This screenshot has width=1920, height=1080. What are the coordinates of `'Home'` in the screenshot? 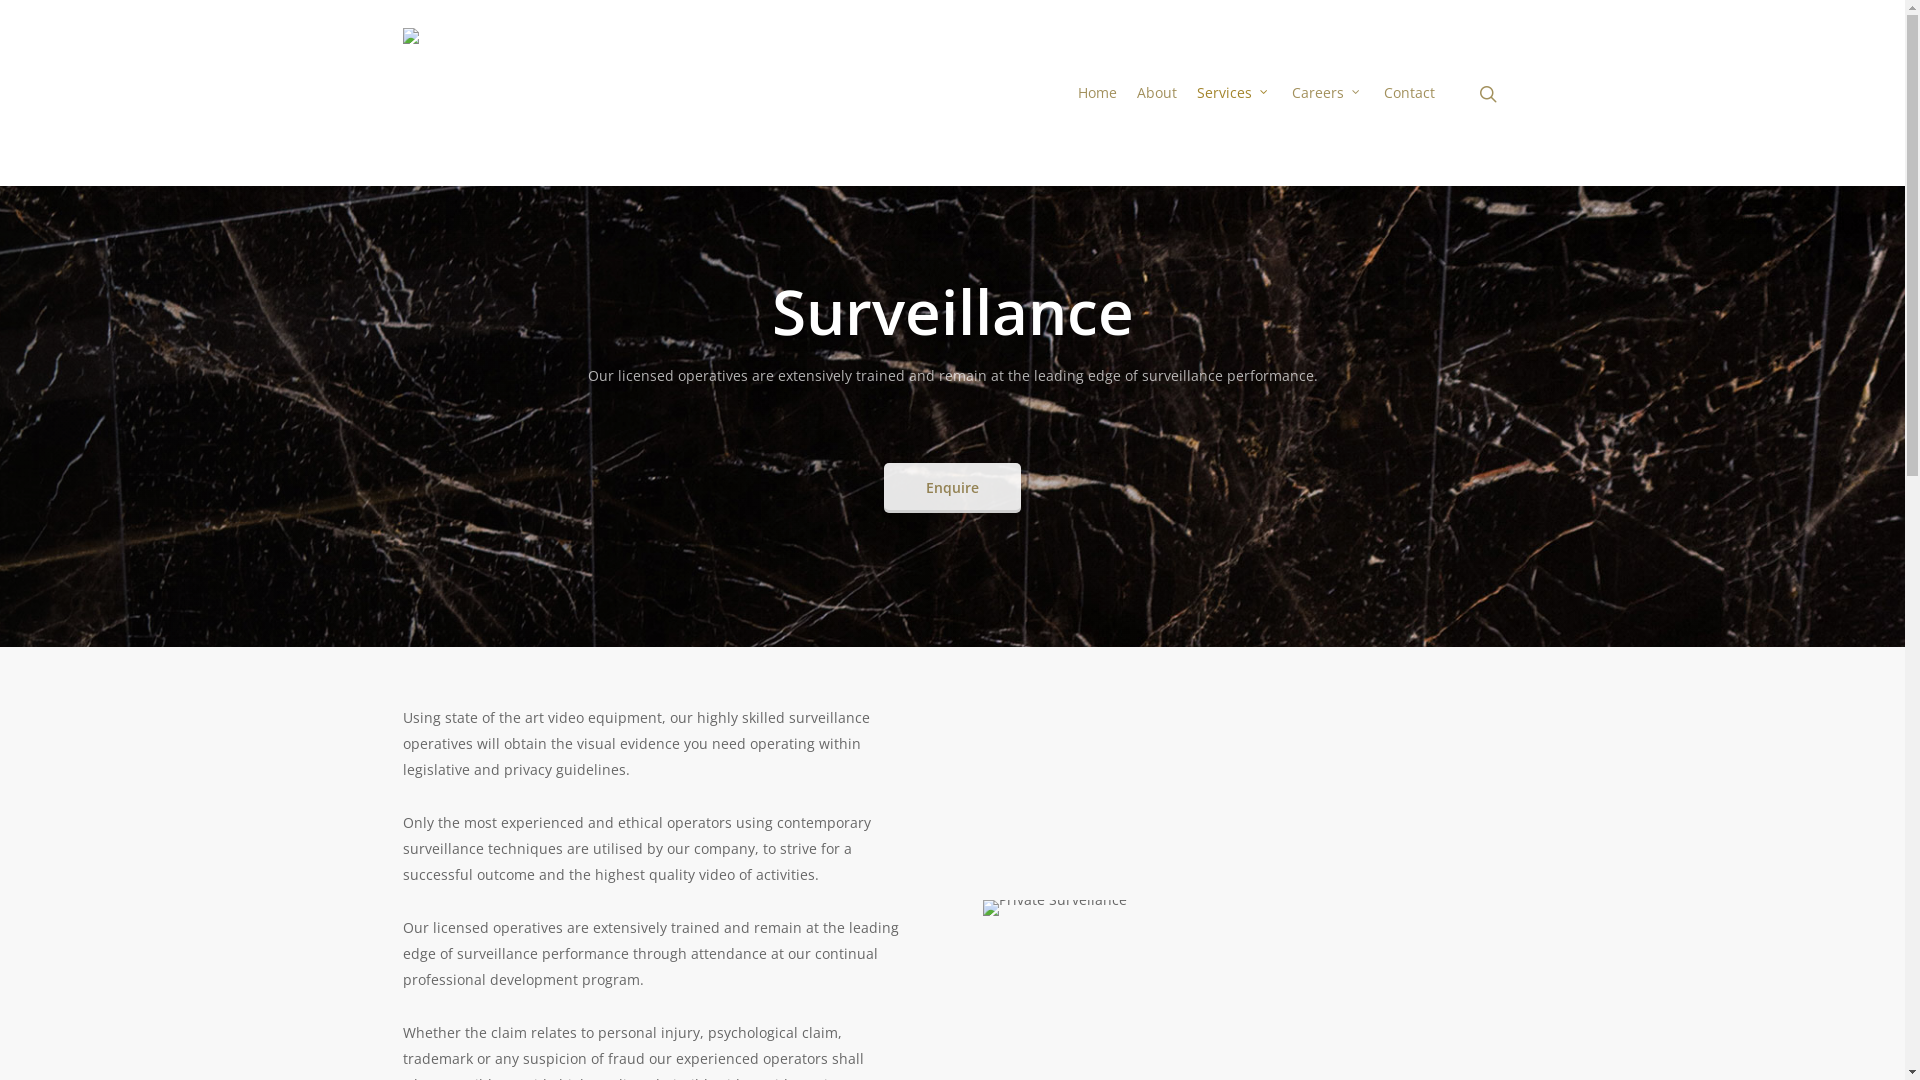 It's located at (1096, 92).